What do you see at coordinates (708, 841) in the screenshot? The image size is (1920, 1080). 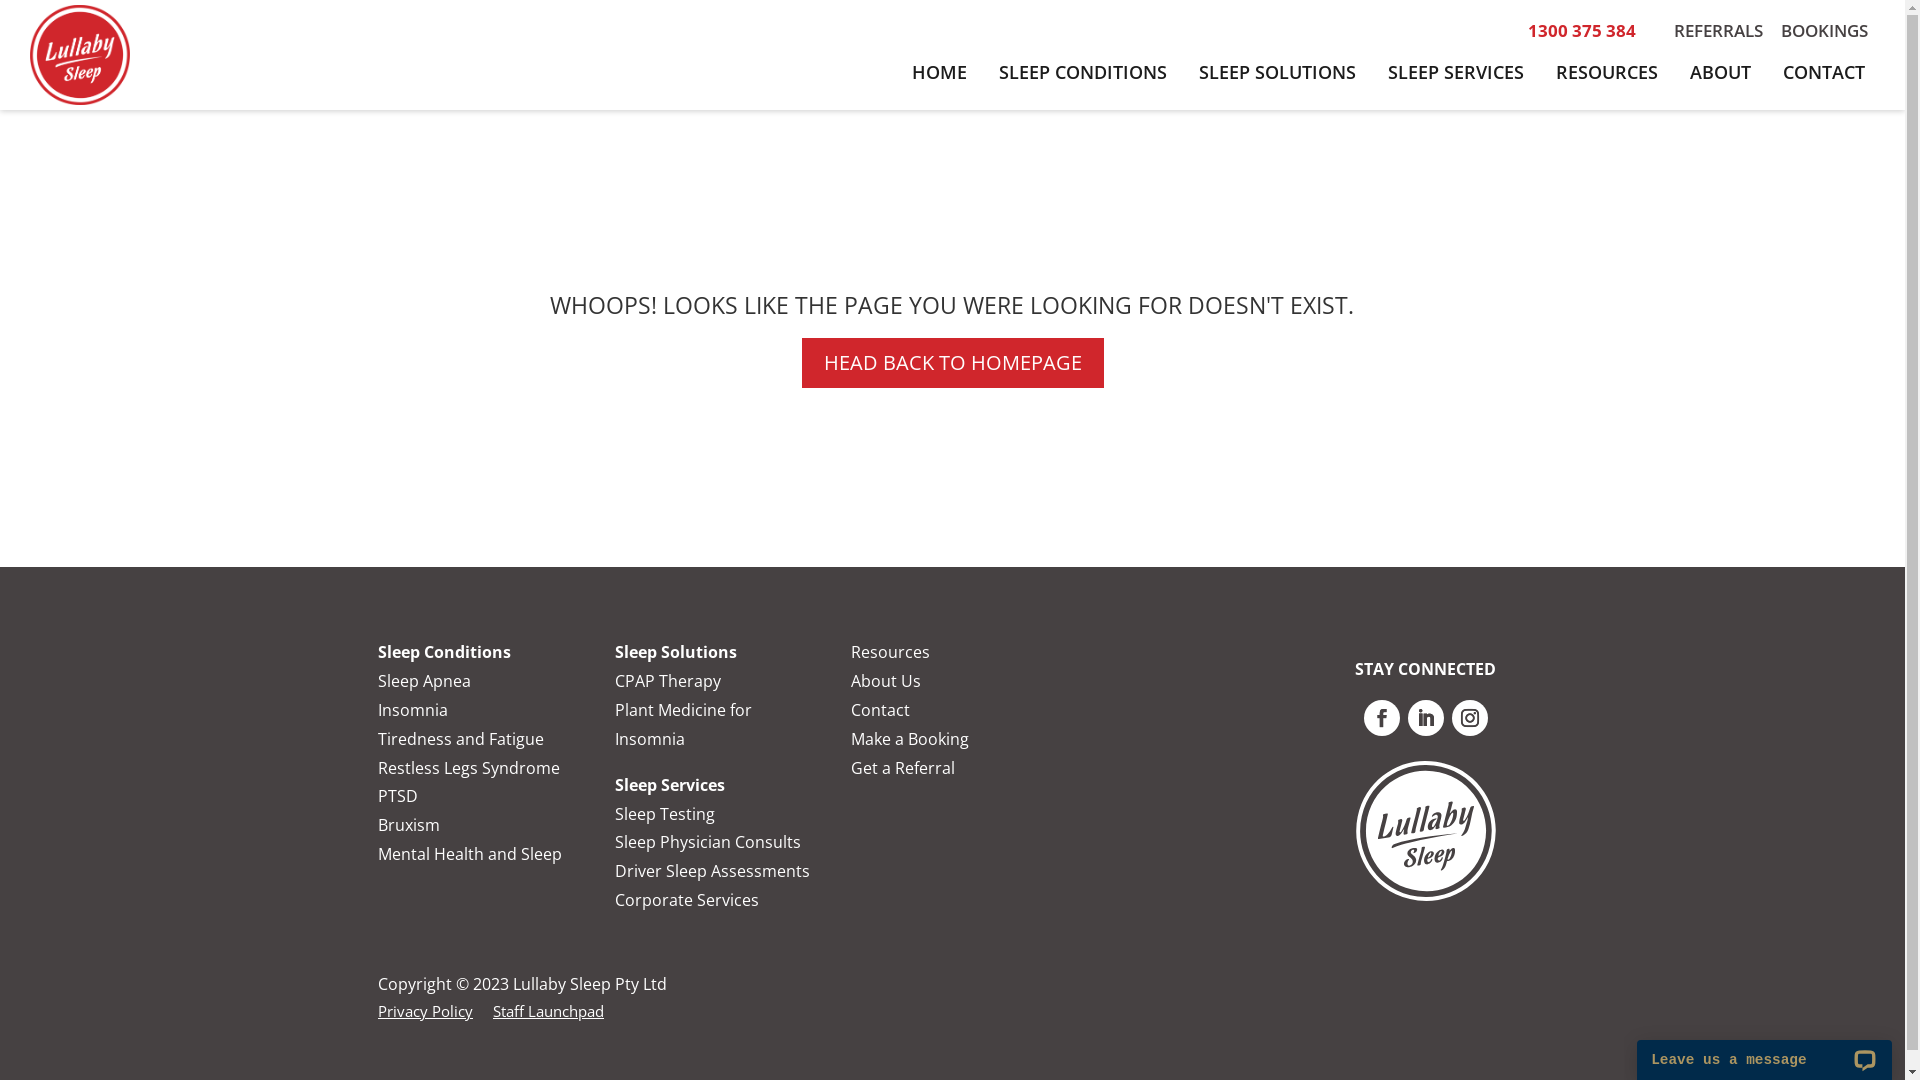 I see `'Sleep Physician Consults'` at bounding box center [708, 841].